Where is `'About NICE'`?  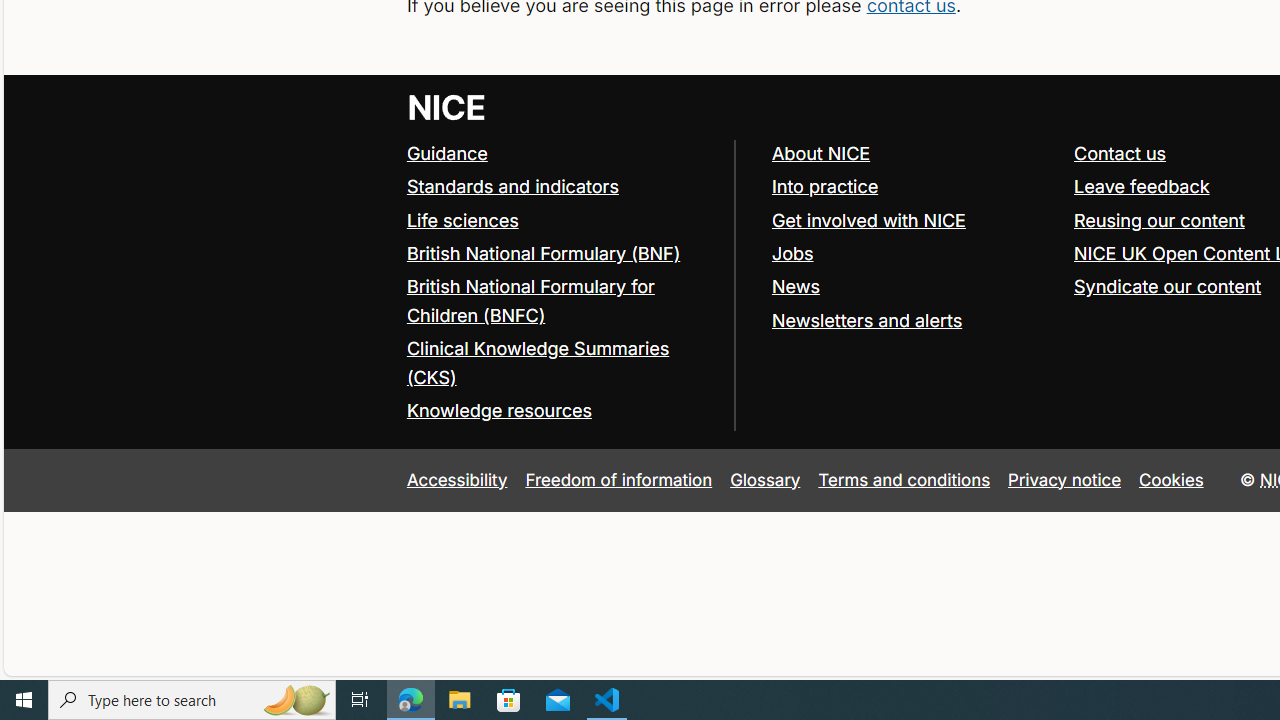 'About NICE' is located at coordinates (820, 152).